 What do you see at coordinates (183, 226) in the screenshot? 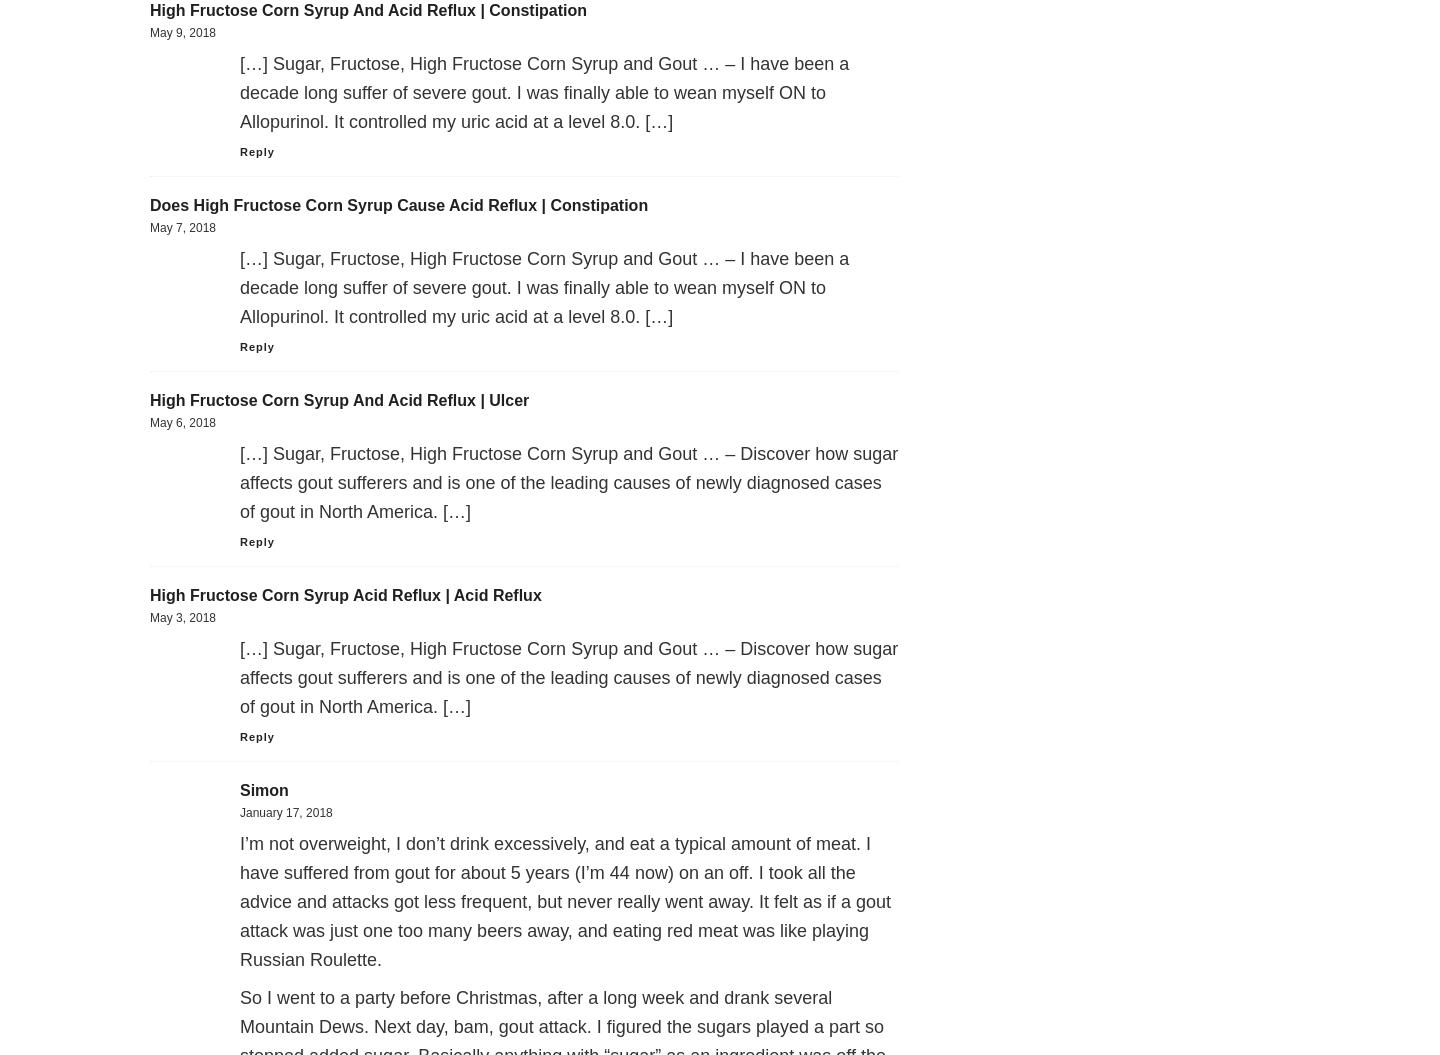
I see `'May 7, 2018'` at bounding box center [183, 226].